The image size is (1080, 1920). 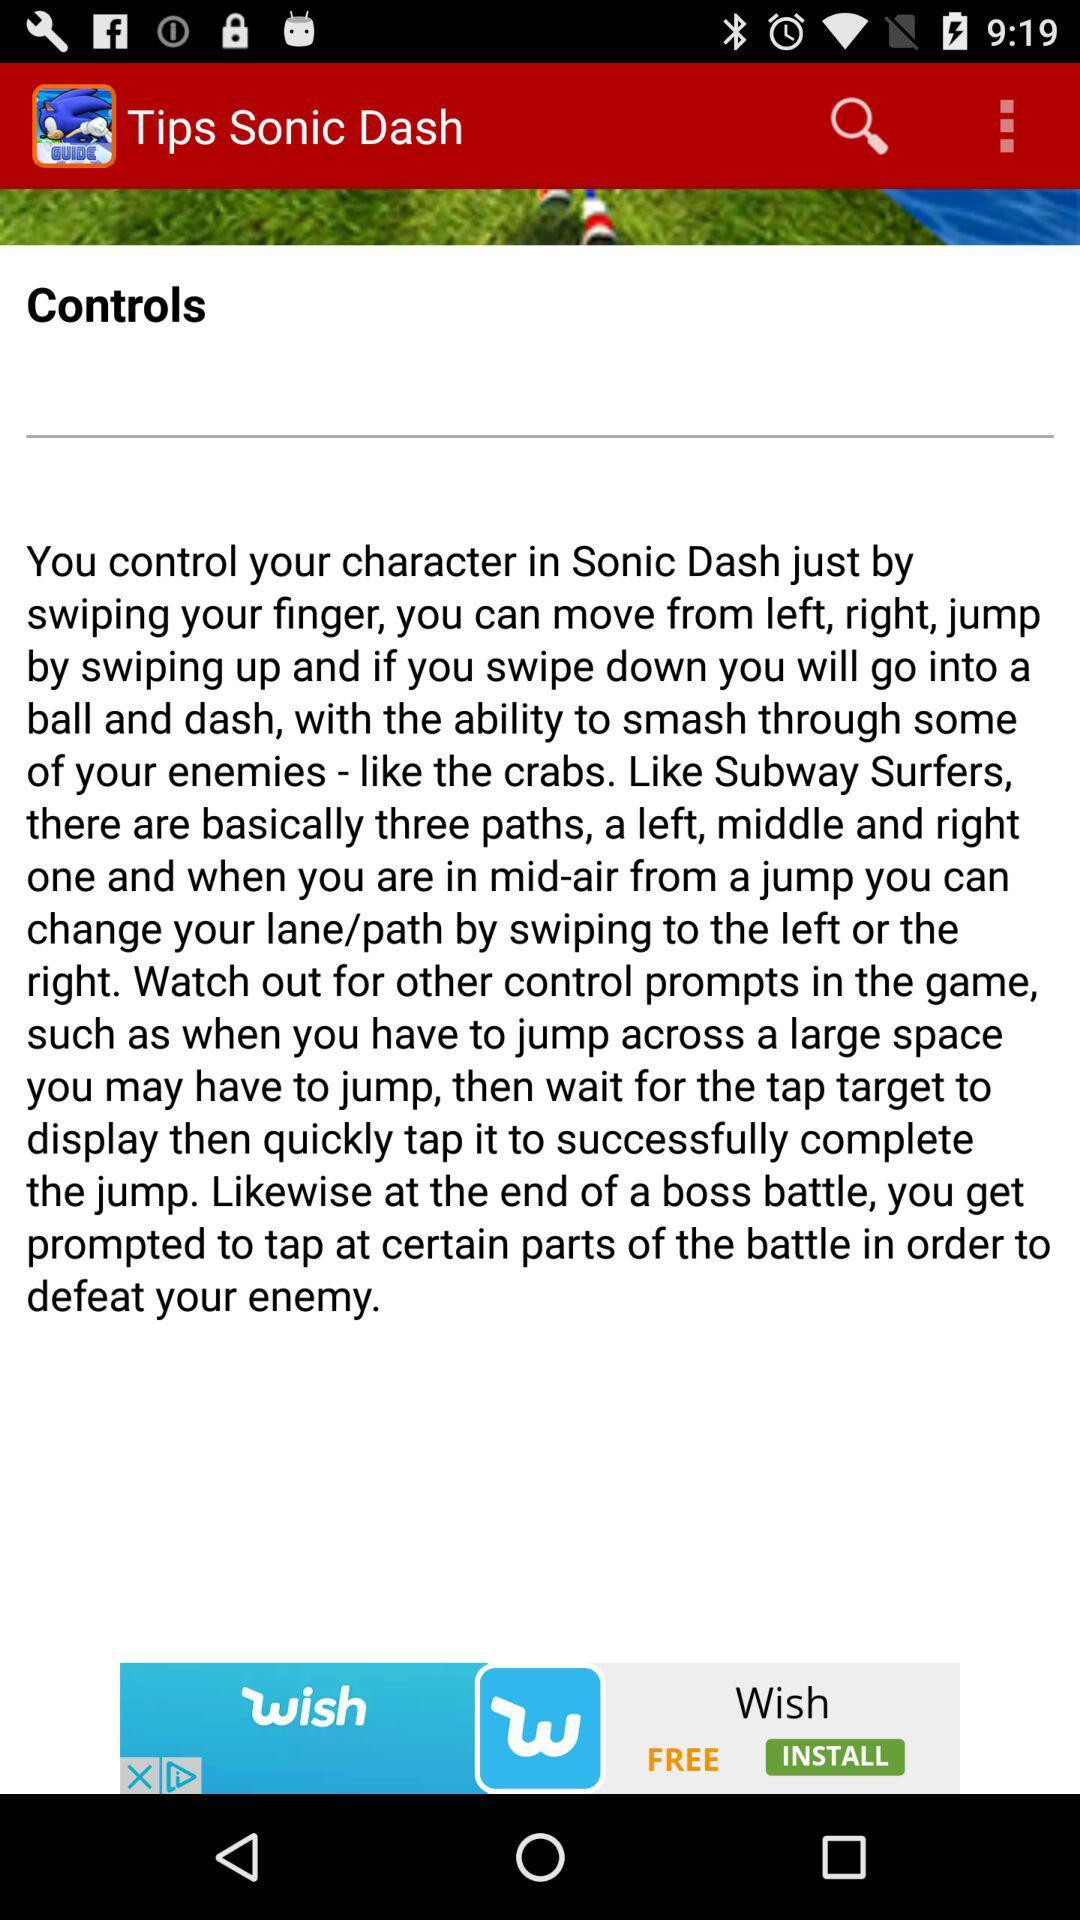 I want to click on icon to the right of the tips sonic dash icon, so click(x=858, y=124).